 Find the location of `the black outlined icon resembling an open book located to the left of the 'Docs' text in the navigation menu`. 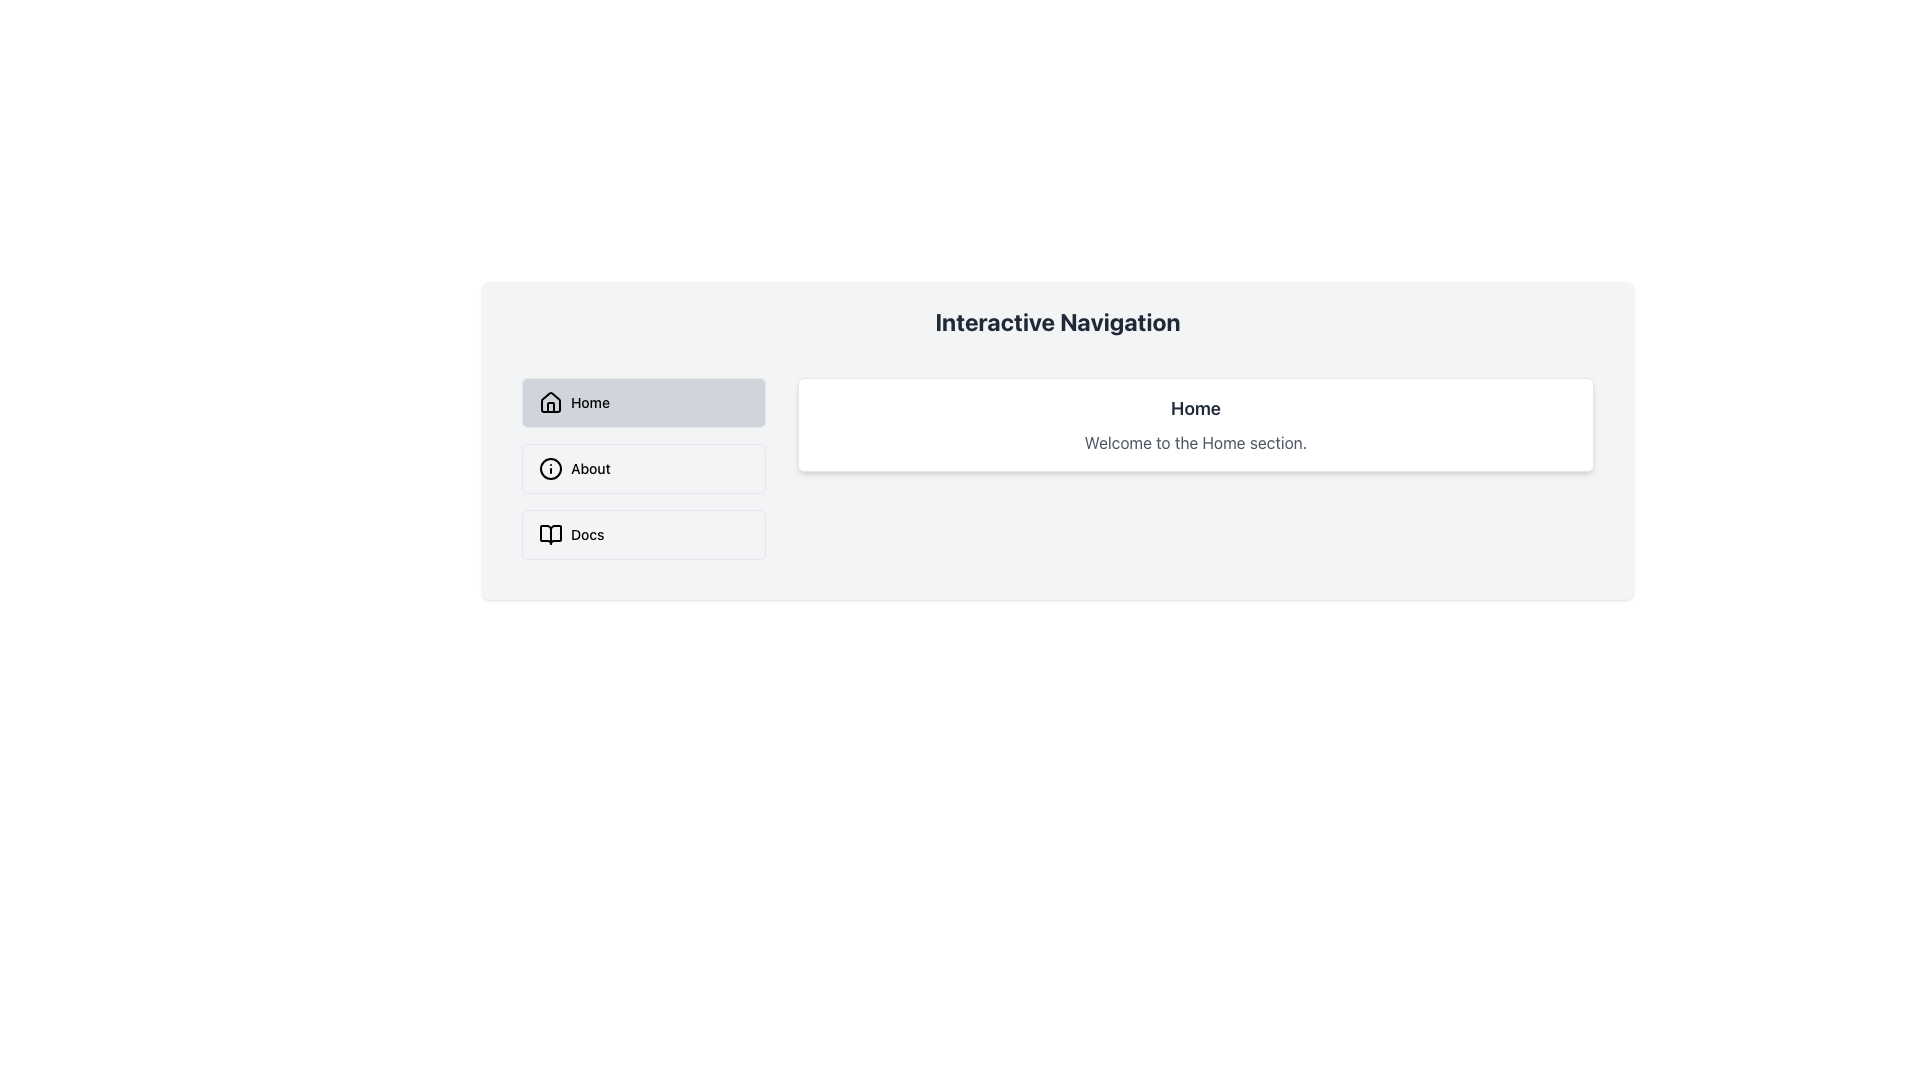

the black outlined icon resembling an open book located to the left of the 'Docs' text in the navigation menu is located at coordinates (551, 534).